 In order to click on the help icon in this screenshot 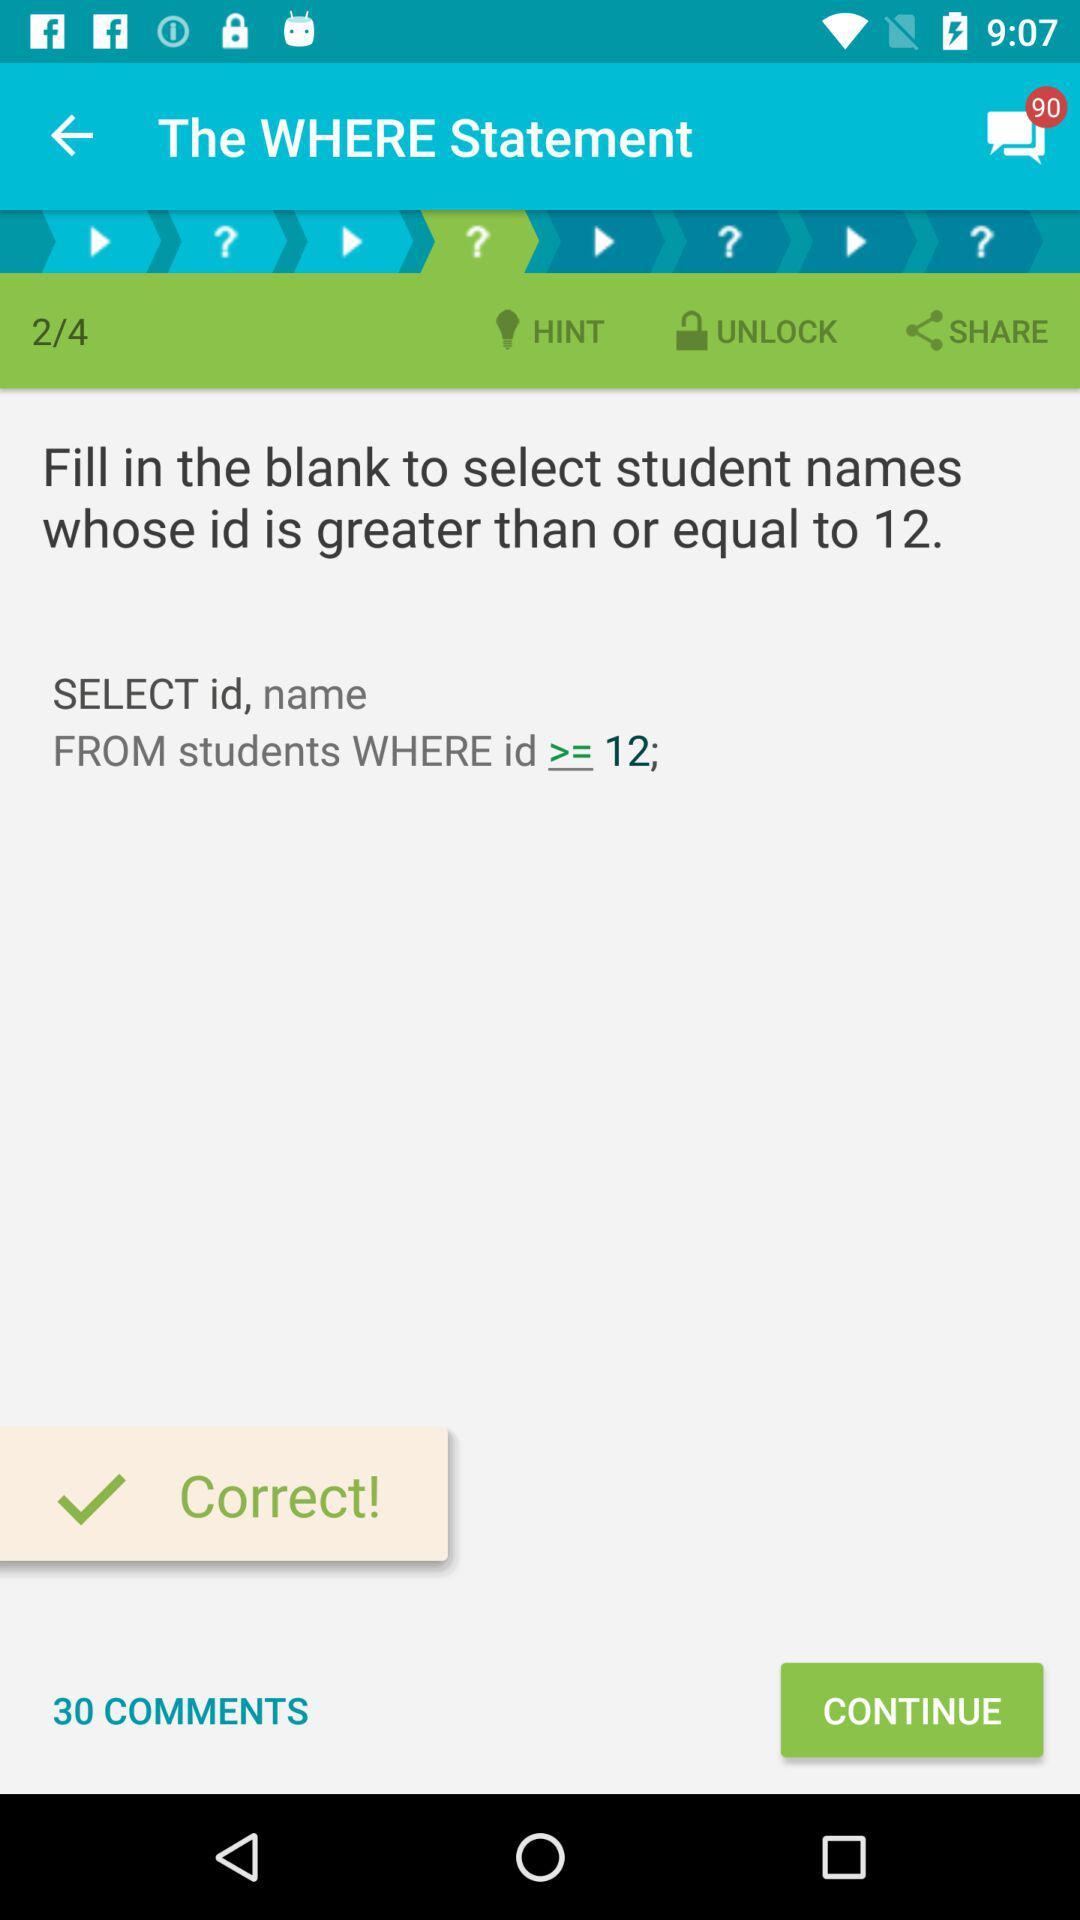, I will do `click(979, 240)`.